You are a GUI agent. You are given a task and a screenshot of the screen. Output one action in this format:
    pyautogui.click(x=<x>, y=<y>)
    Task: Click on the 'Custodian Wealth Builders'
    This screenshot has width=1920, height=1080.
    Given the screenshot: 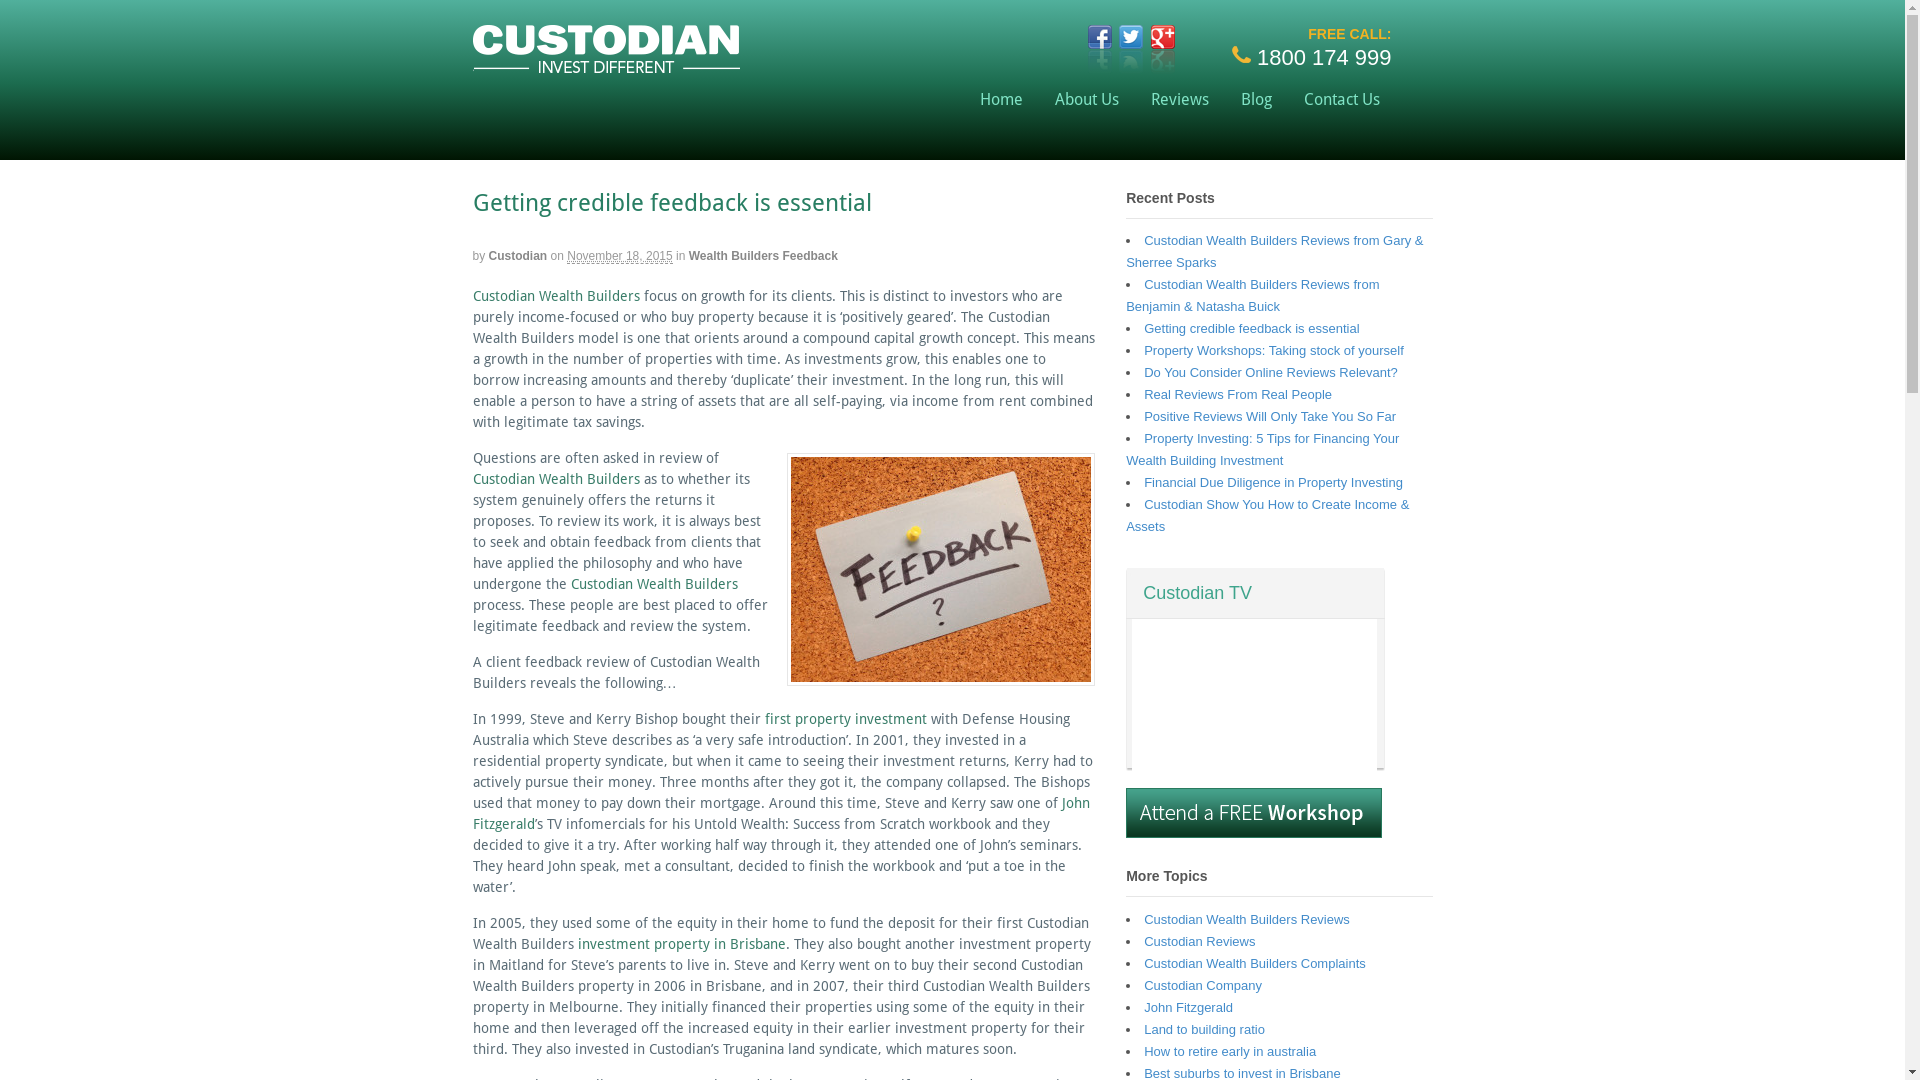 What is the action you would take?
    pyautogui.click(x=569, y=583)
    